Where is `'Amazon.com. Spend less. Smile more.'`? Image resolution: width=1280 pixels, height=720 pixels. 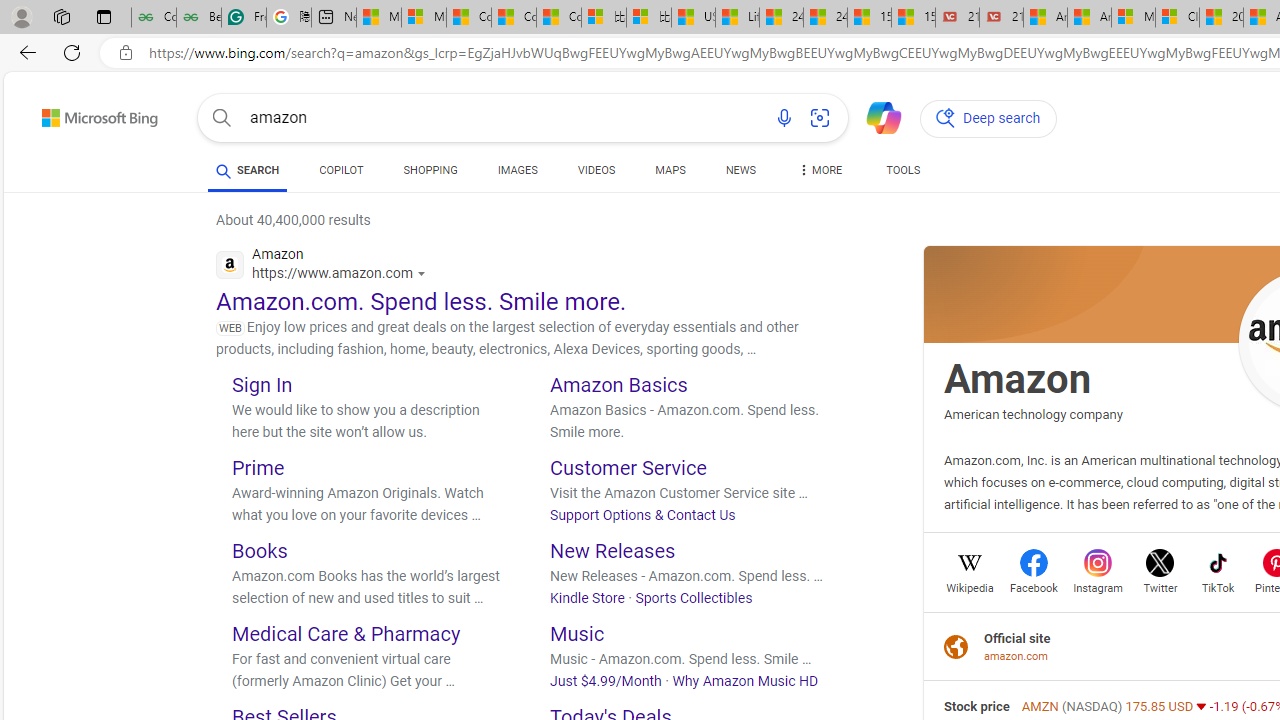 'Amazon.com. Spend less. Smile more.' is located at coordinates (420, 301).